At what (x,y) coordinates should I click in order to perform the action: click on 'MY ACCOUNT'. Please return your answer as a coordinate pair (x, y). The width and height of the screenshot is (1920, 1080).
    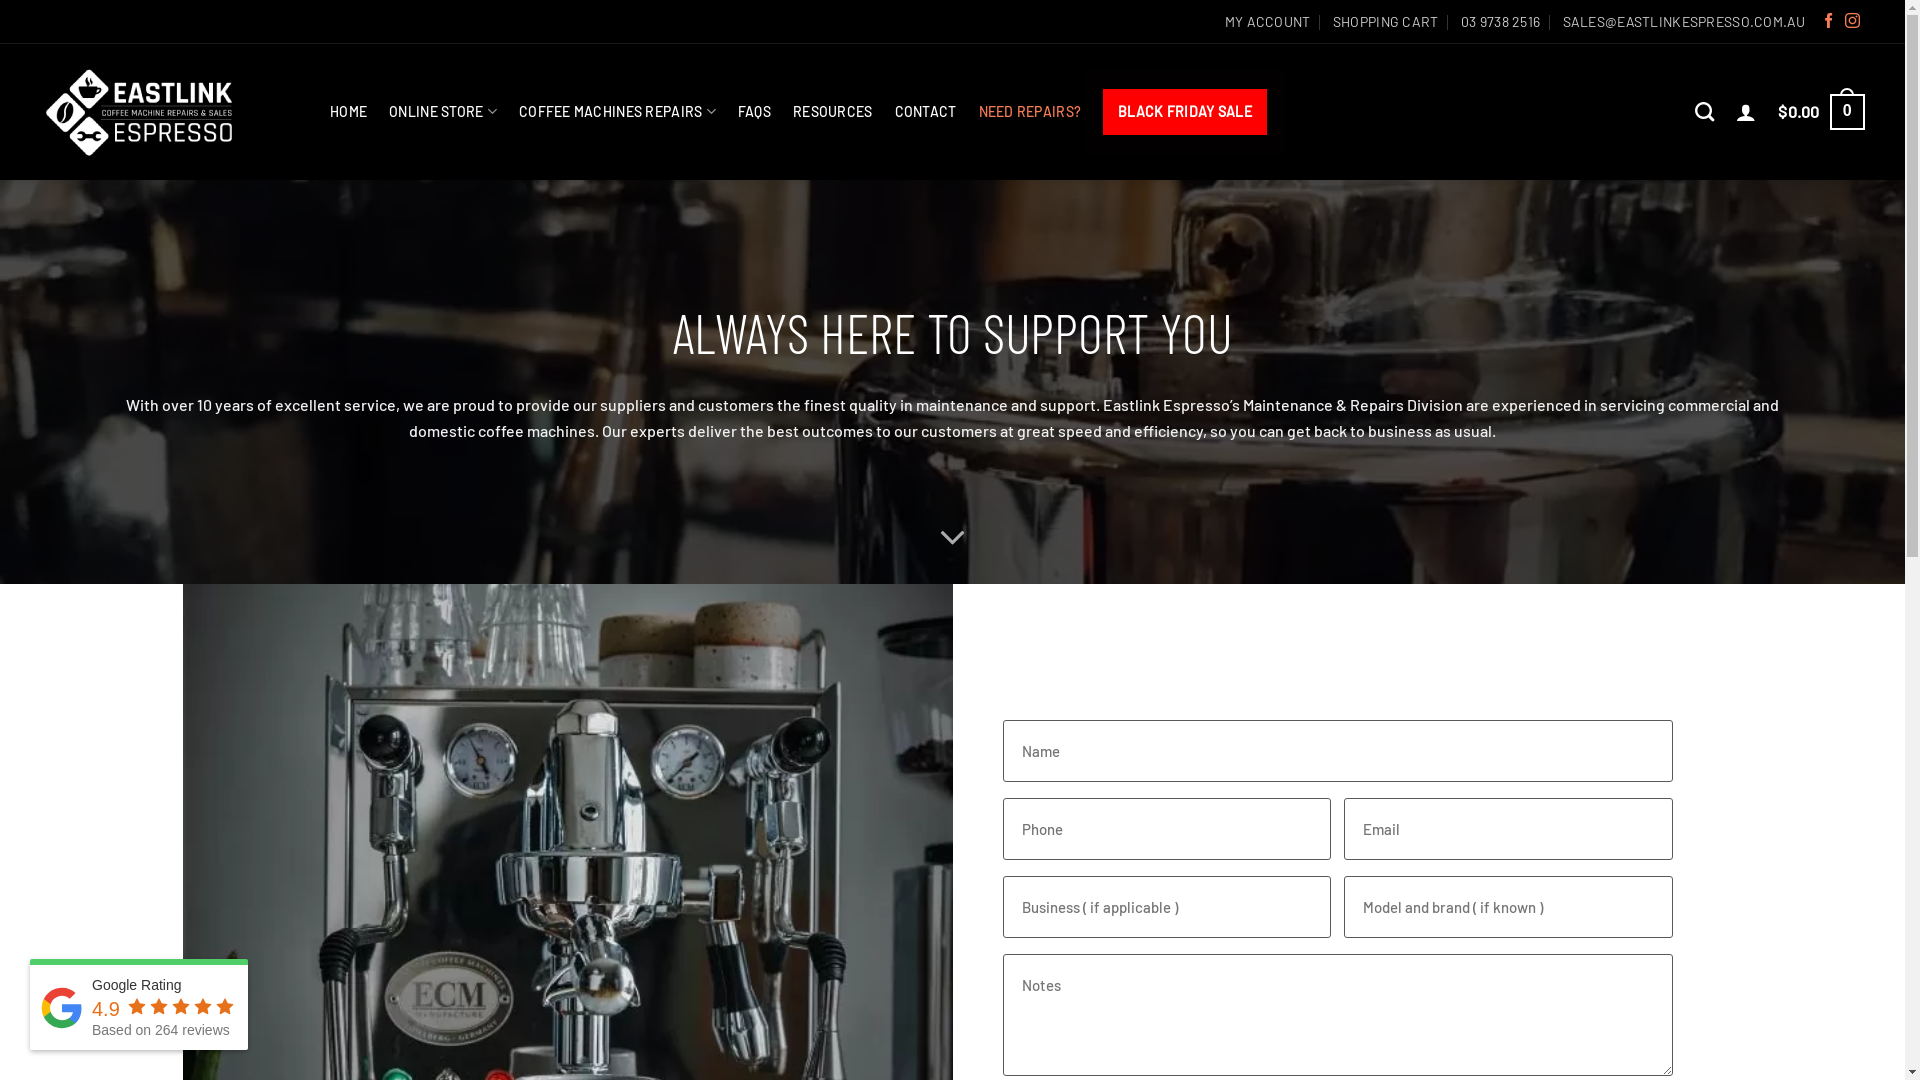
    Looking at the image, I should click on (1266, 20).